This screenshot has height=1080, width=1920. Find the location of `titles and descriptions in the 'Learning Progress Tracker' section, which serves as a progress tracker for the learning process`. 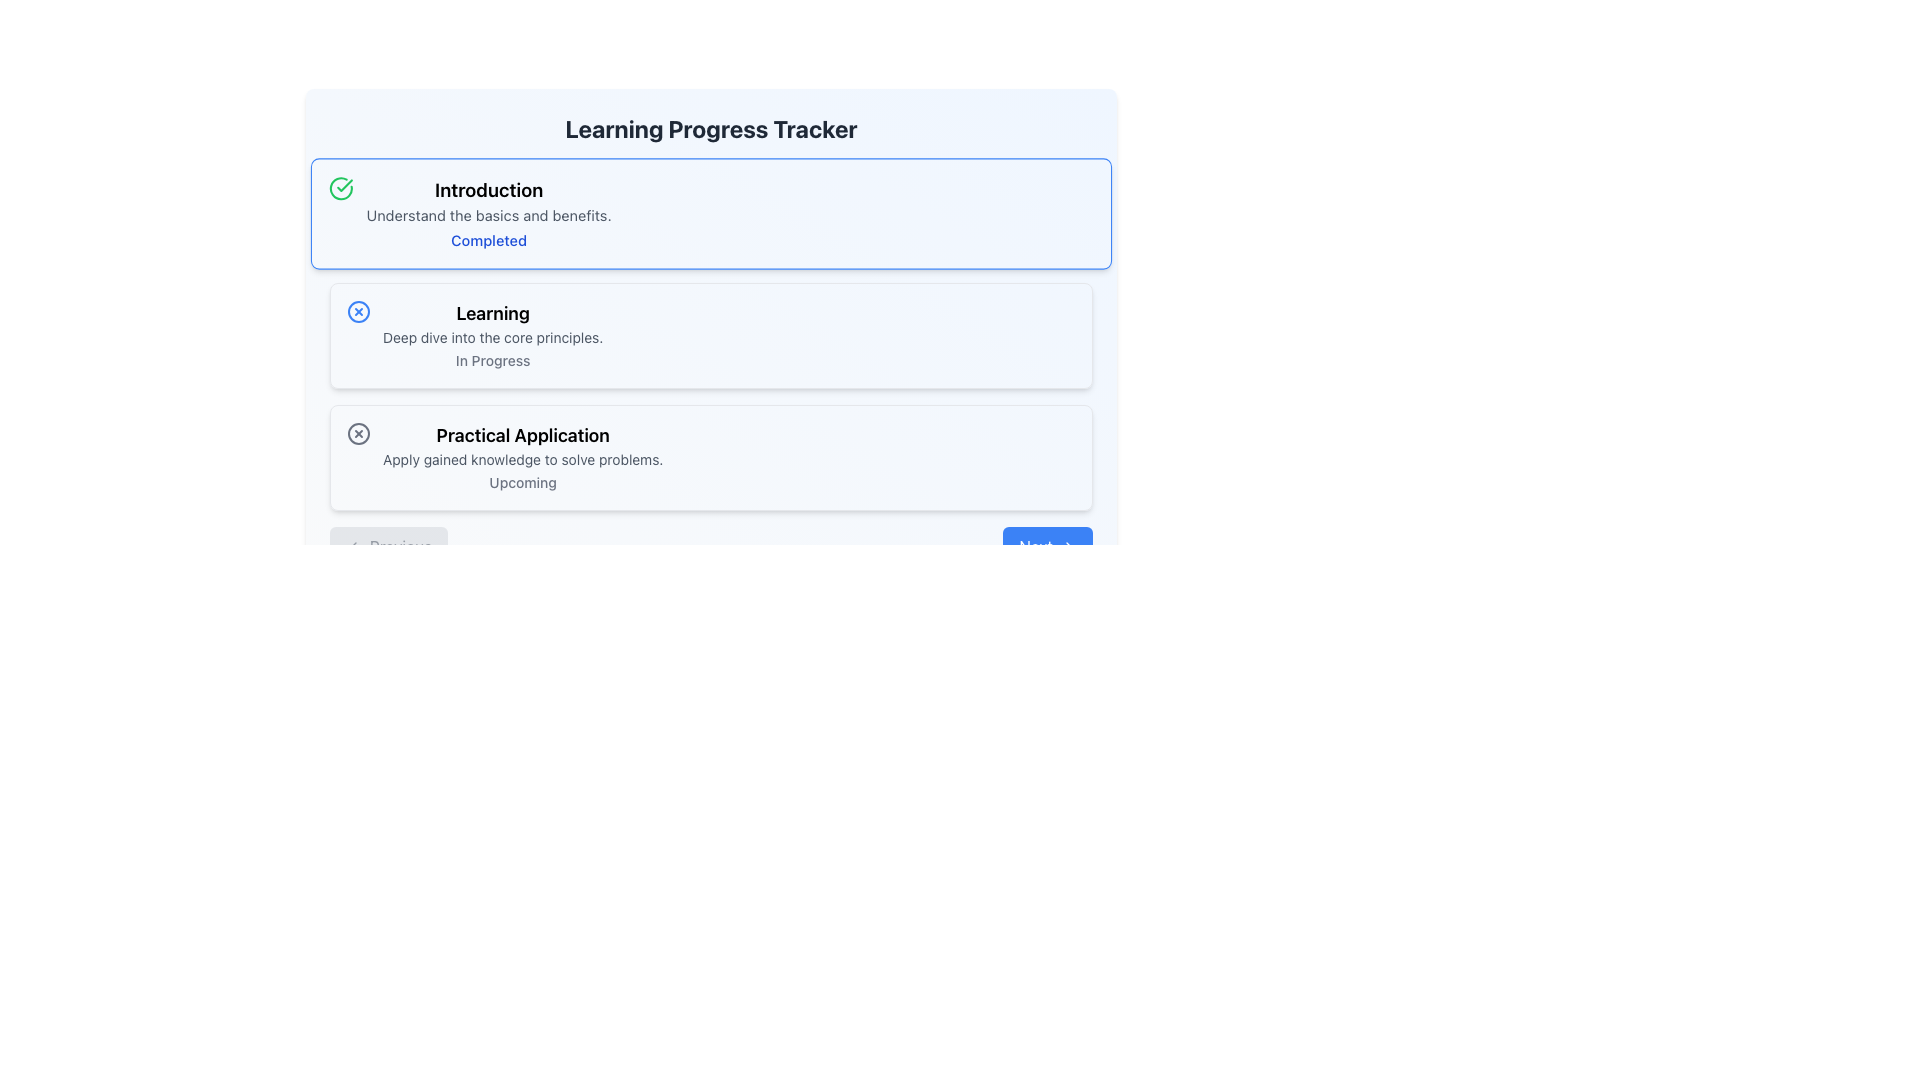

titles and descriptions in the 'Learning Progress Tracker' section, which serves as a progress tracker for the learning process is located at coordinates (711, 334).